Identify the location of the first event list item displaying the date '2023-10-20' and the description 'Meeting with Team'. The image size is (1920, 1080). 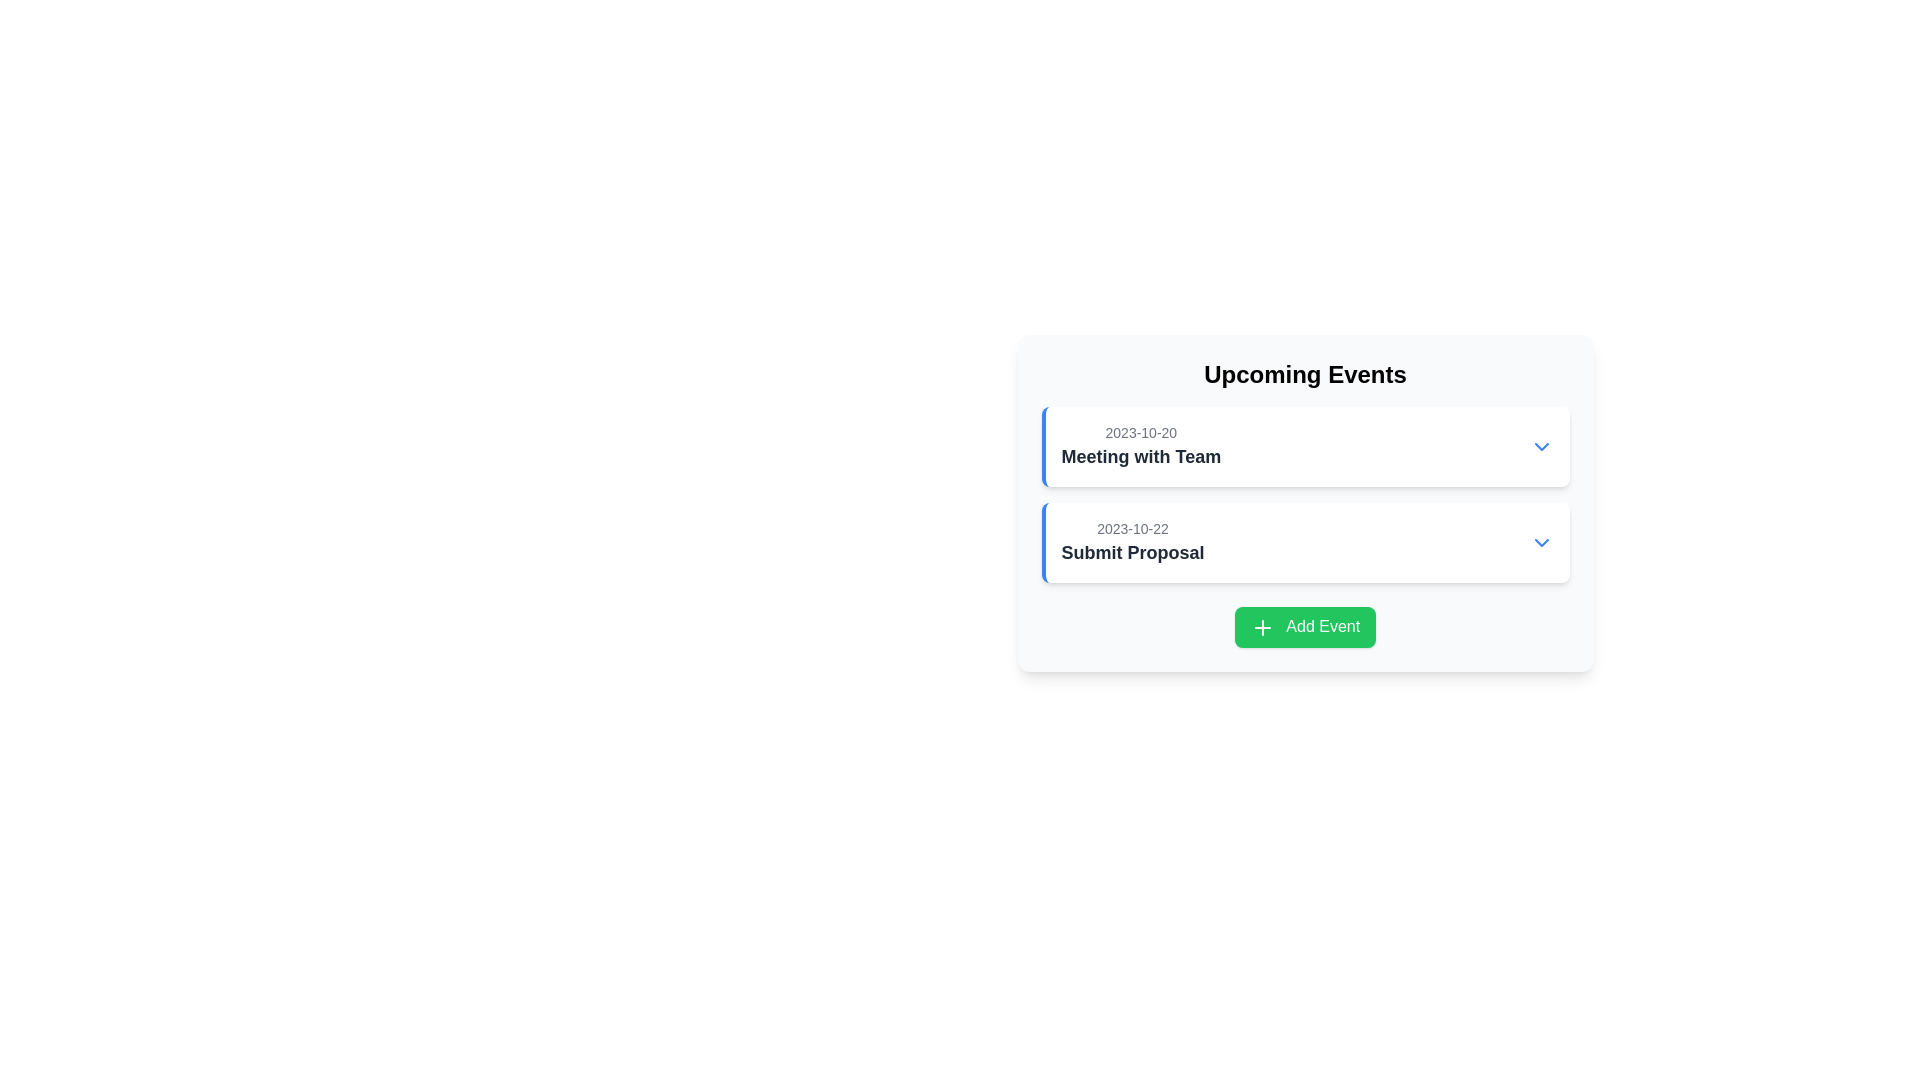
(1141, 446).